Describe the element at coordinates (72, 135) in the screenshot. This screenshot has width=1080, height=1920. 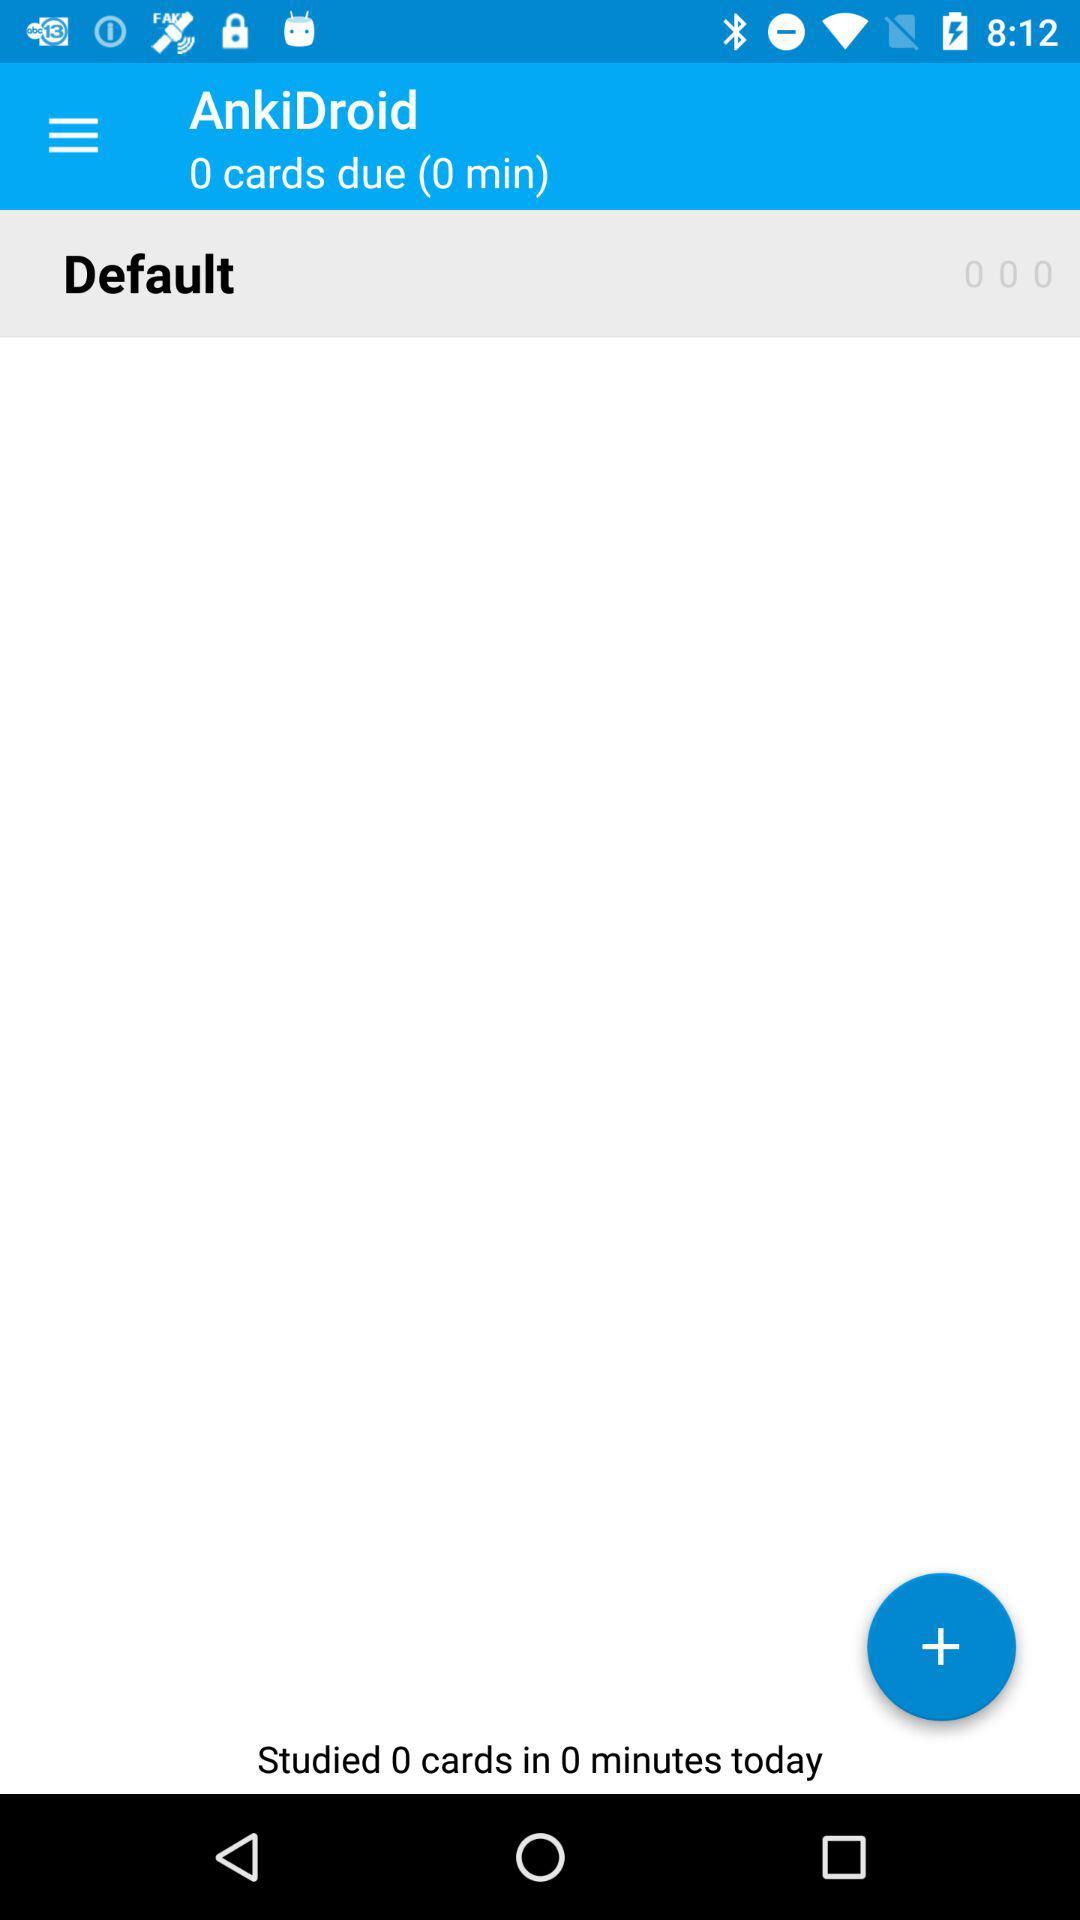
I see `app next to the ankidroid app` at that location.